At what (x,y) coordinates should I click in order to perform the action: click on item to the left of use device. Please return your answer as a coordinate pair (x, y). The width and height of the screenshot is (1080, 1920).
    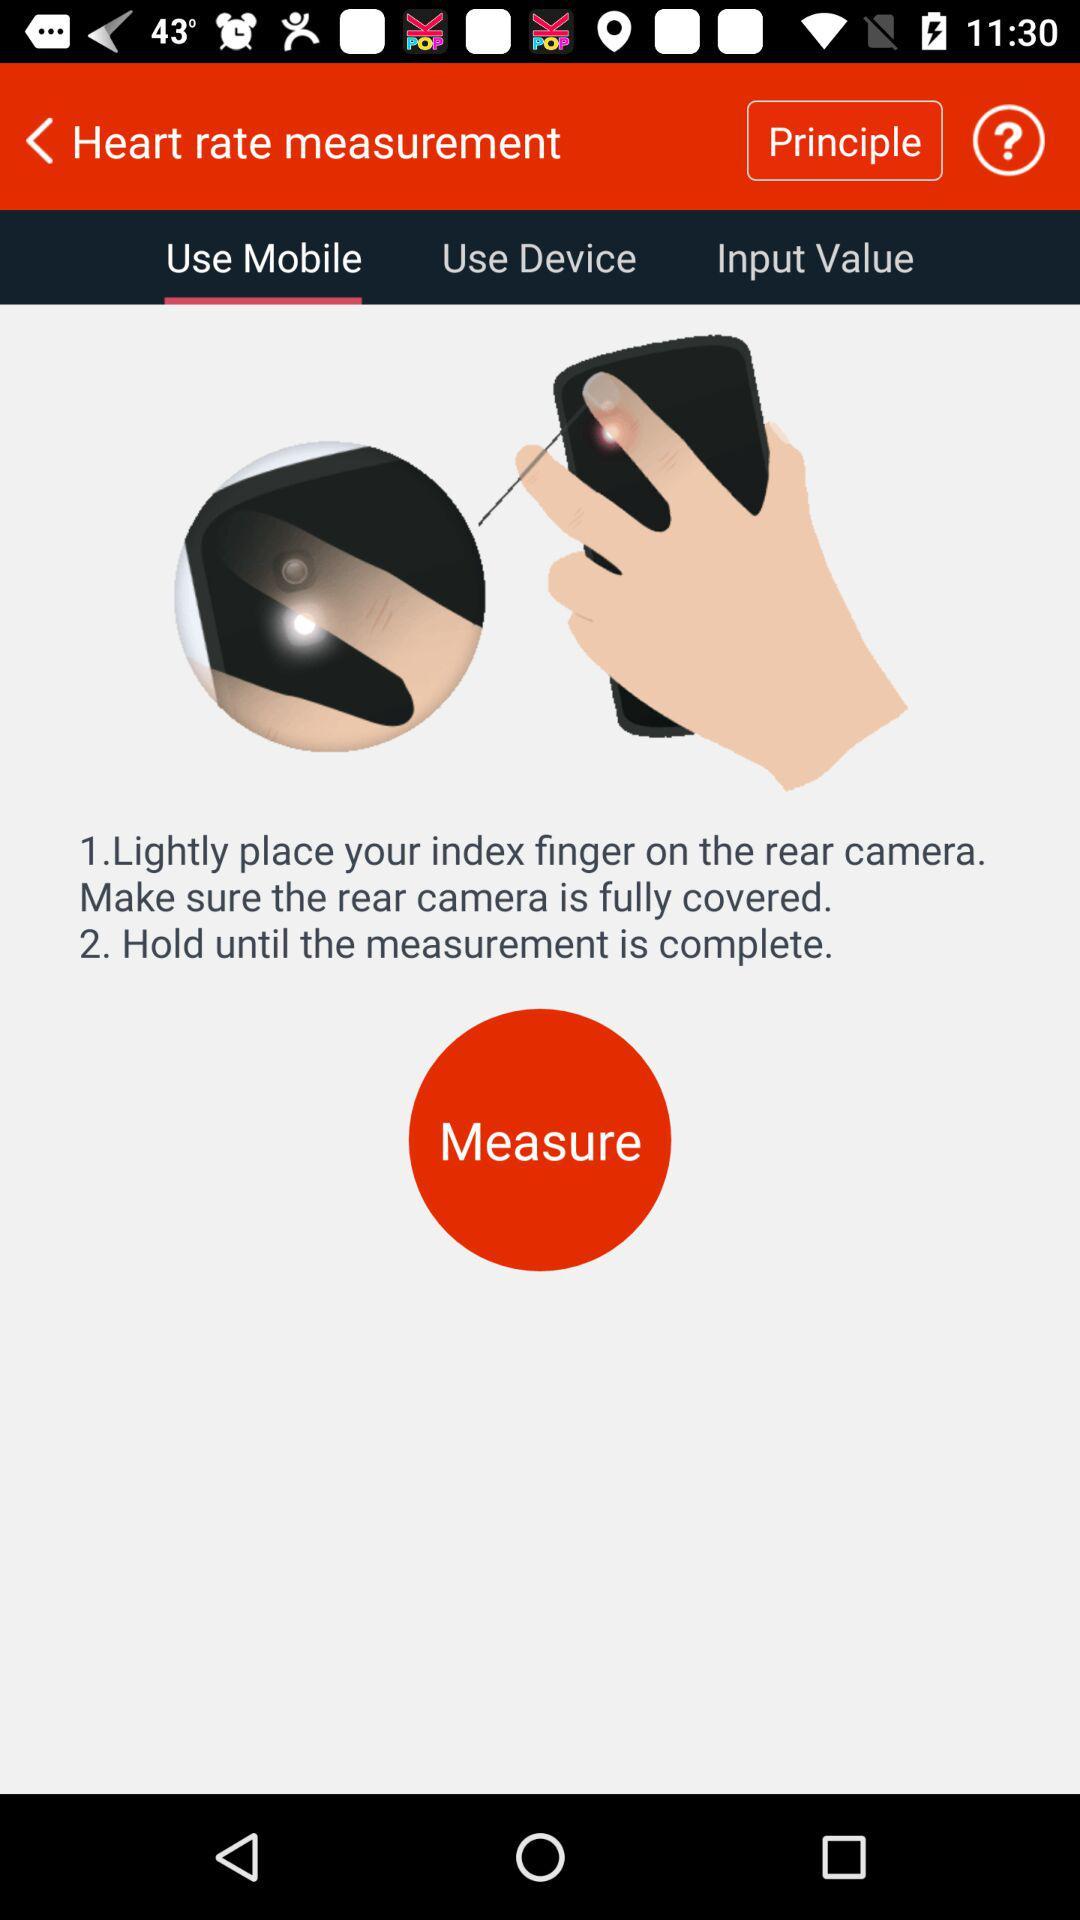
    Looking at the image, I should click on (262, 256).